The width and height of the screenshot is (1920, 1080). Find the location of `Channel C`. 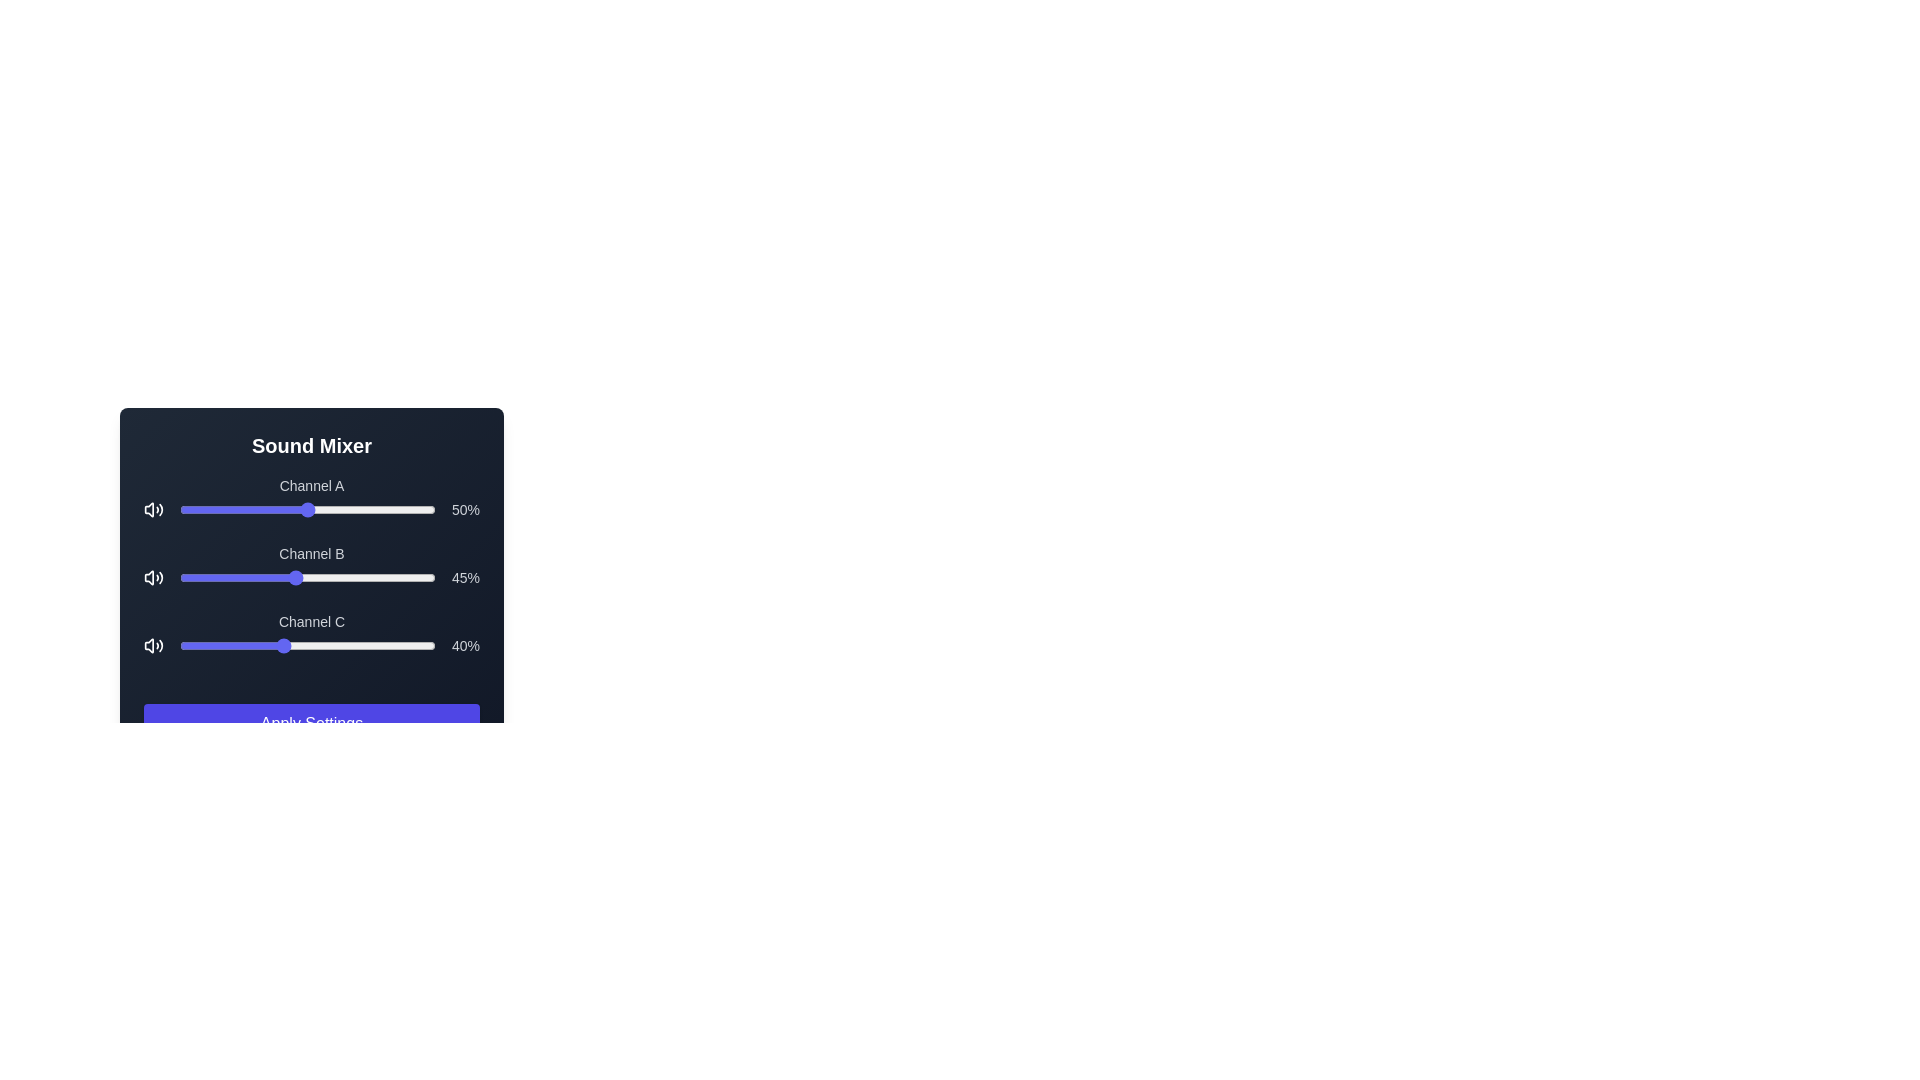

Channel C is located at coordinates (291, 645).